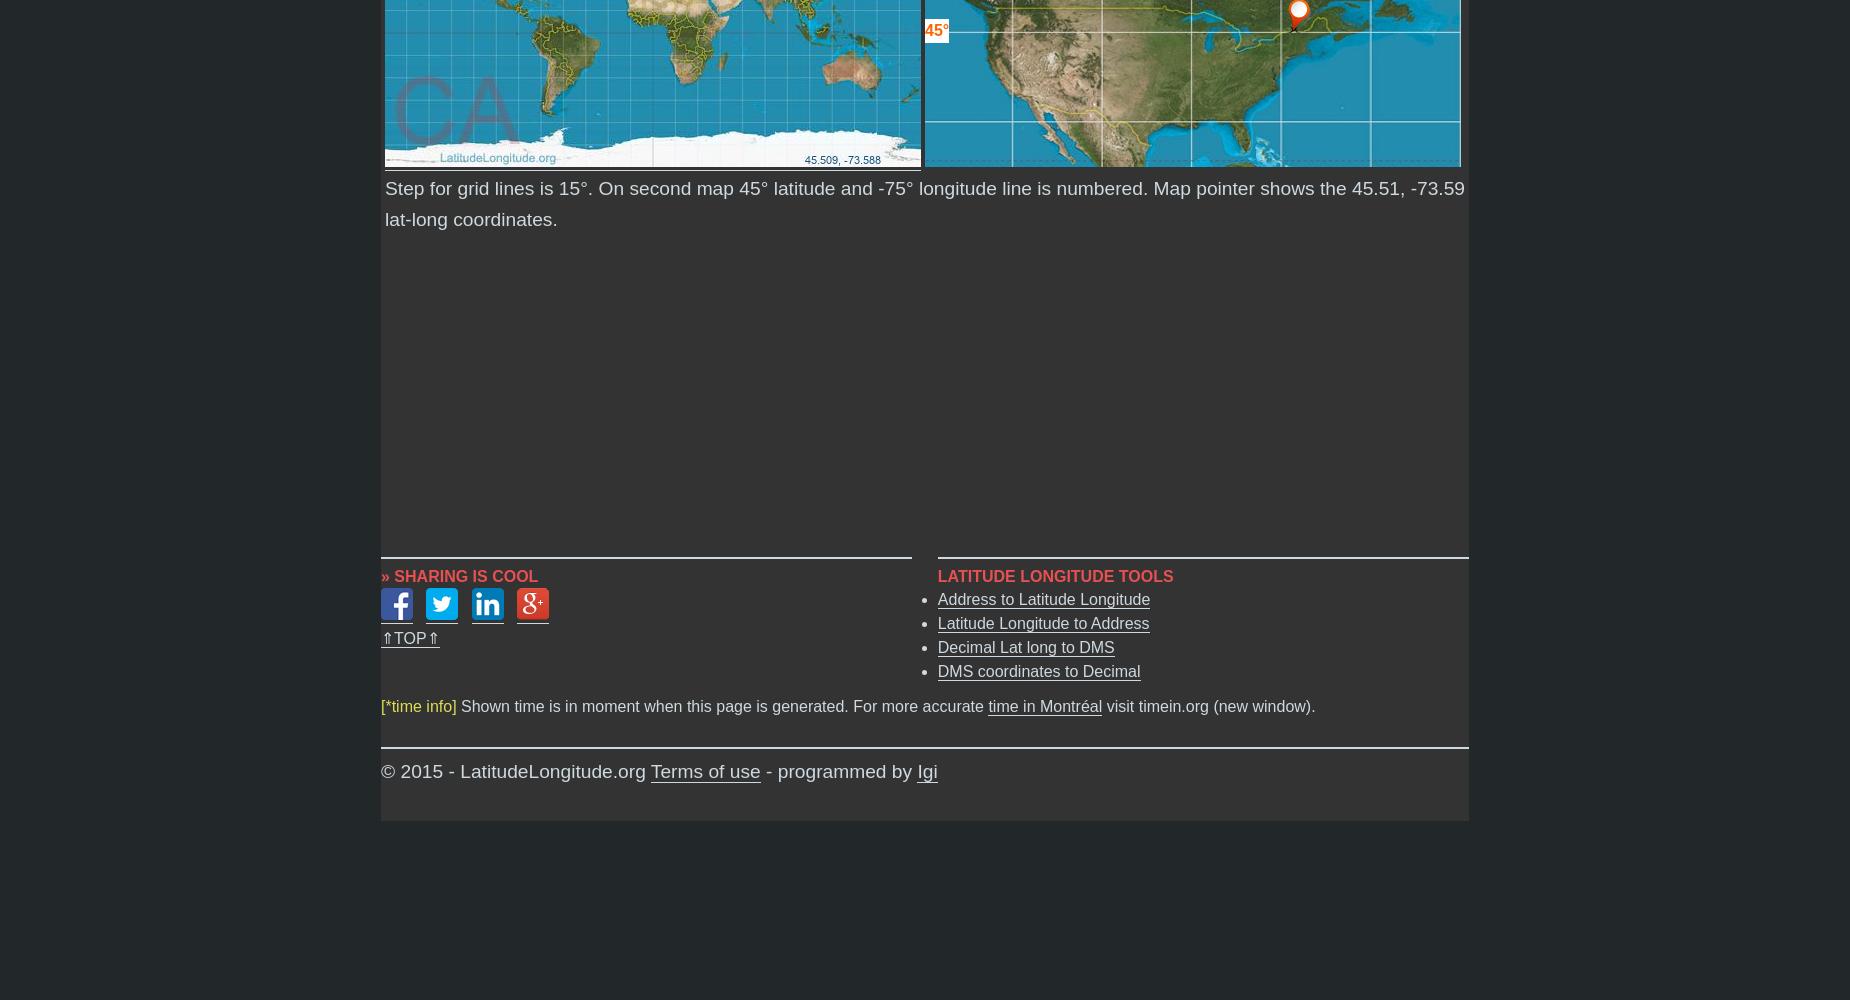 This screenshot has height=1000, width=1850. What do you see at coordinates (759, 770) in the screenshot?
I see `'- programmed by'` at bounding box center [759, 770].